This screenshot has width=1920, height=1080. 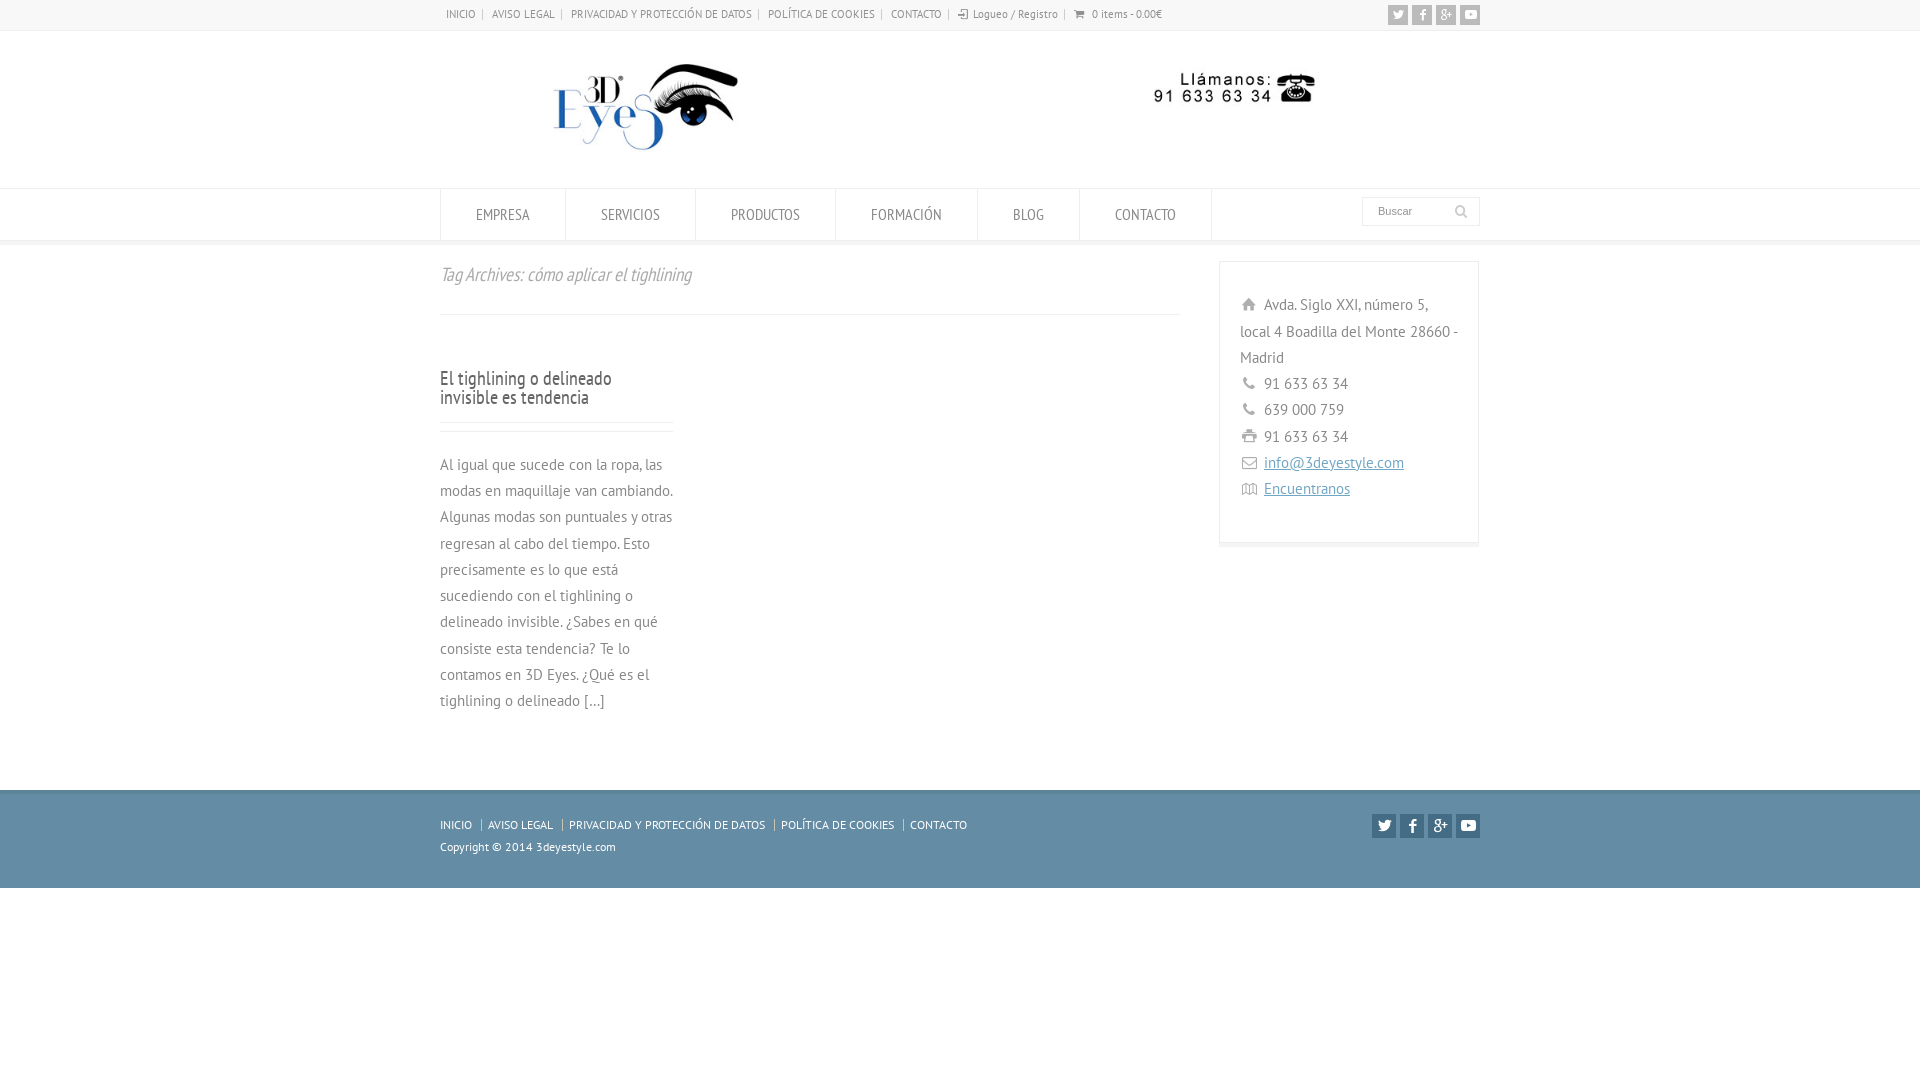 What do you see at coordinates (1396, 15) in the screenshot?
I see `'Twitter'` at bounding box center [1396, 15].